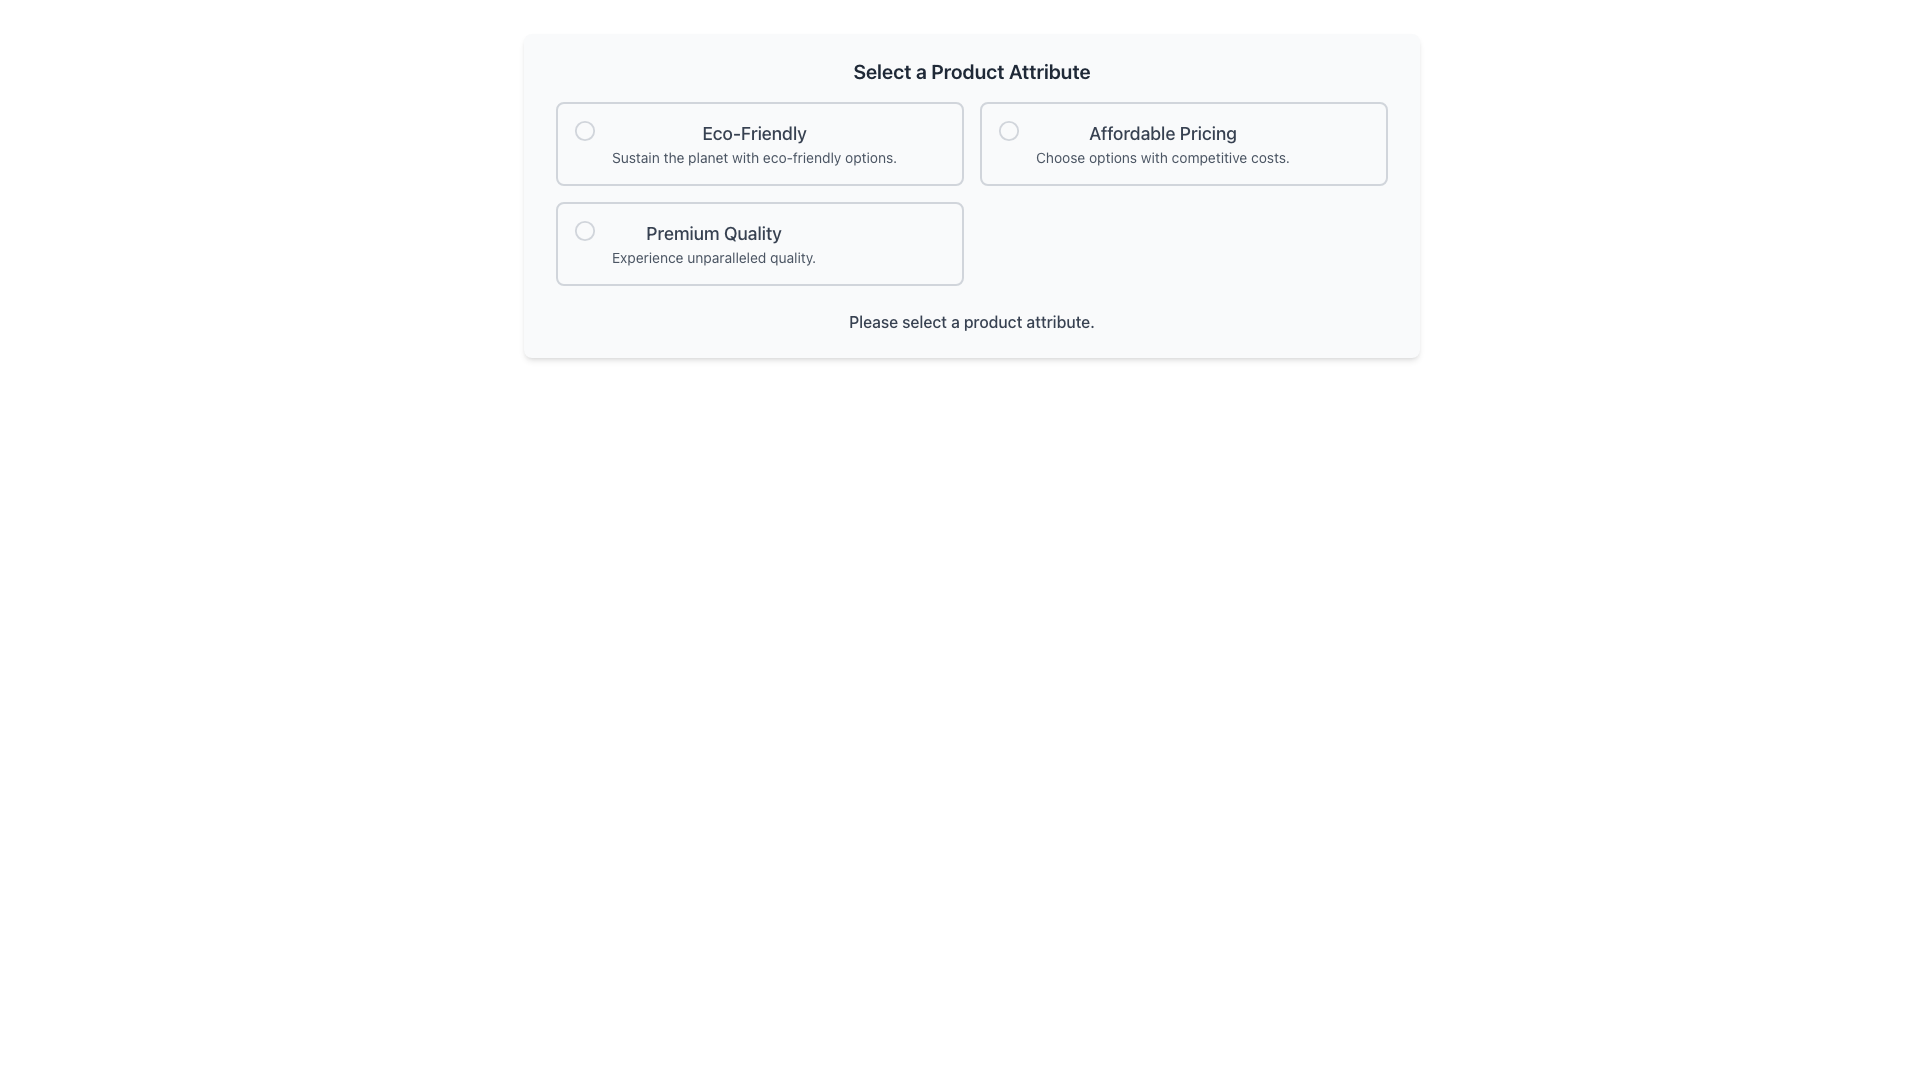 The height and width of the screenshot is (1080, 1920). I want to click on the static text label that reads 'Sustain the planet with eco-friendly options.' located below the 'Eco-Friendly' header in the leftmost option card, so click(753, 157).